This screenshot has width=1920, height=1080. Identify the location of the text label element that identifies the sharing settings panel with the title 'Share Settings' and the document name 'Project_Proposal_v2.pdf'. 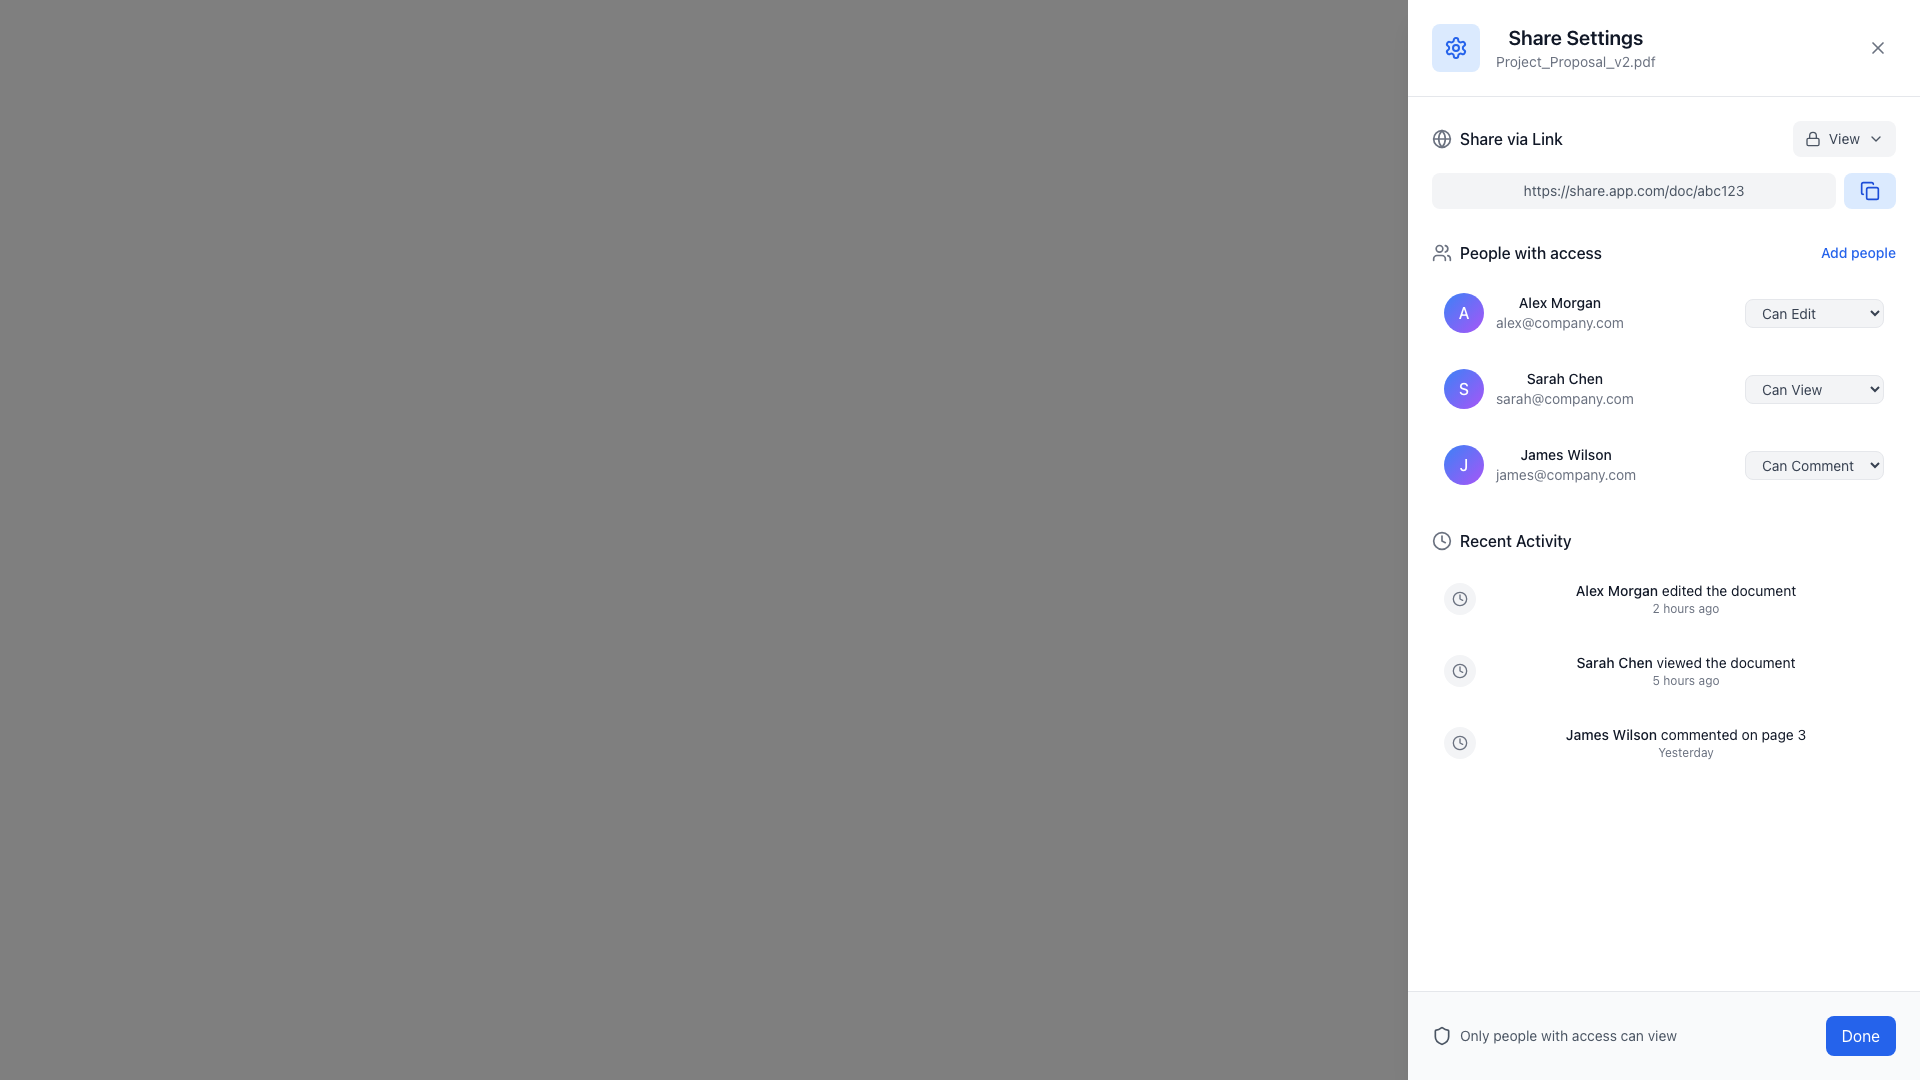
(1574, 46).